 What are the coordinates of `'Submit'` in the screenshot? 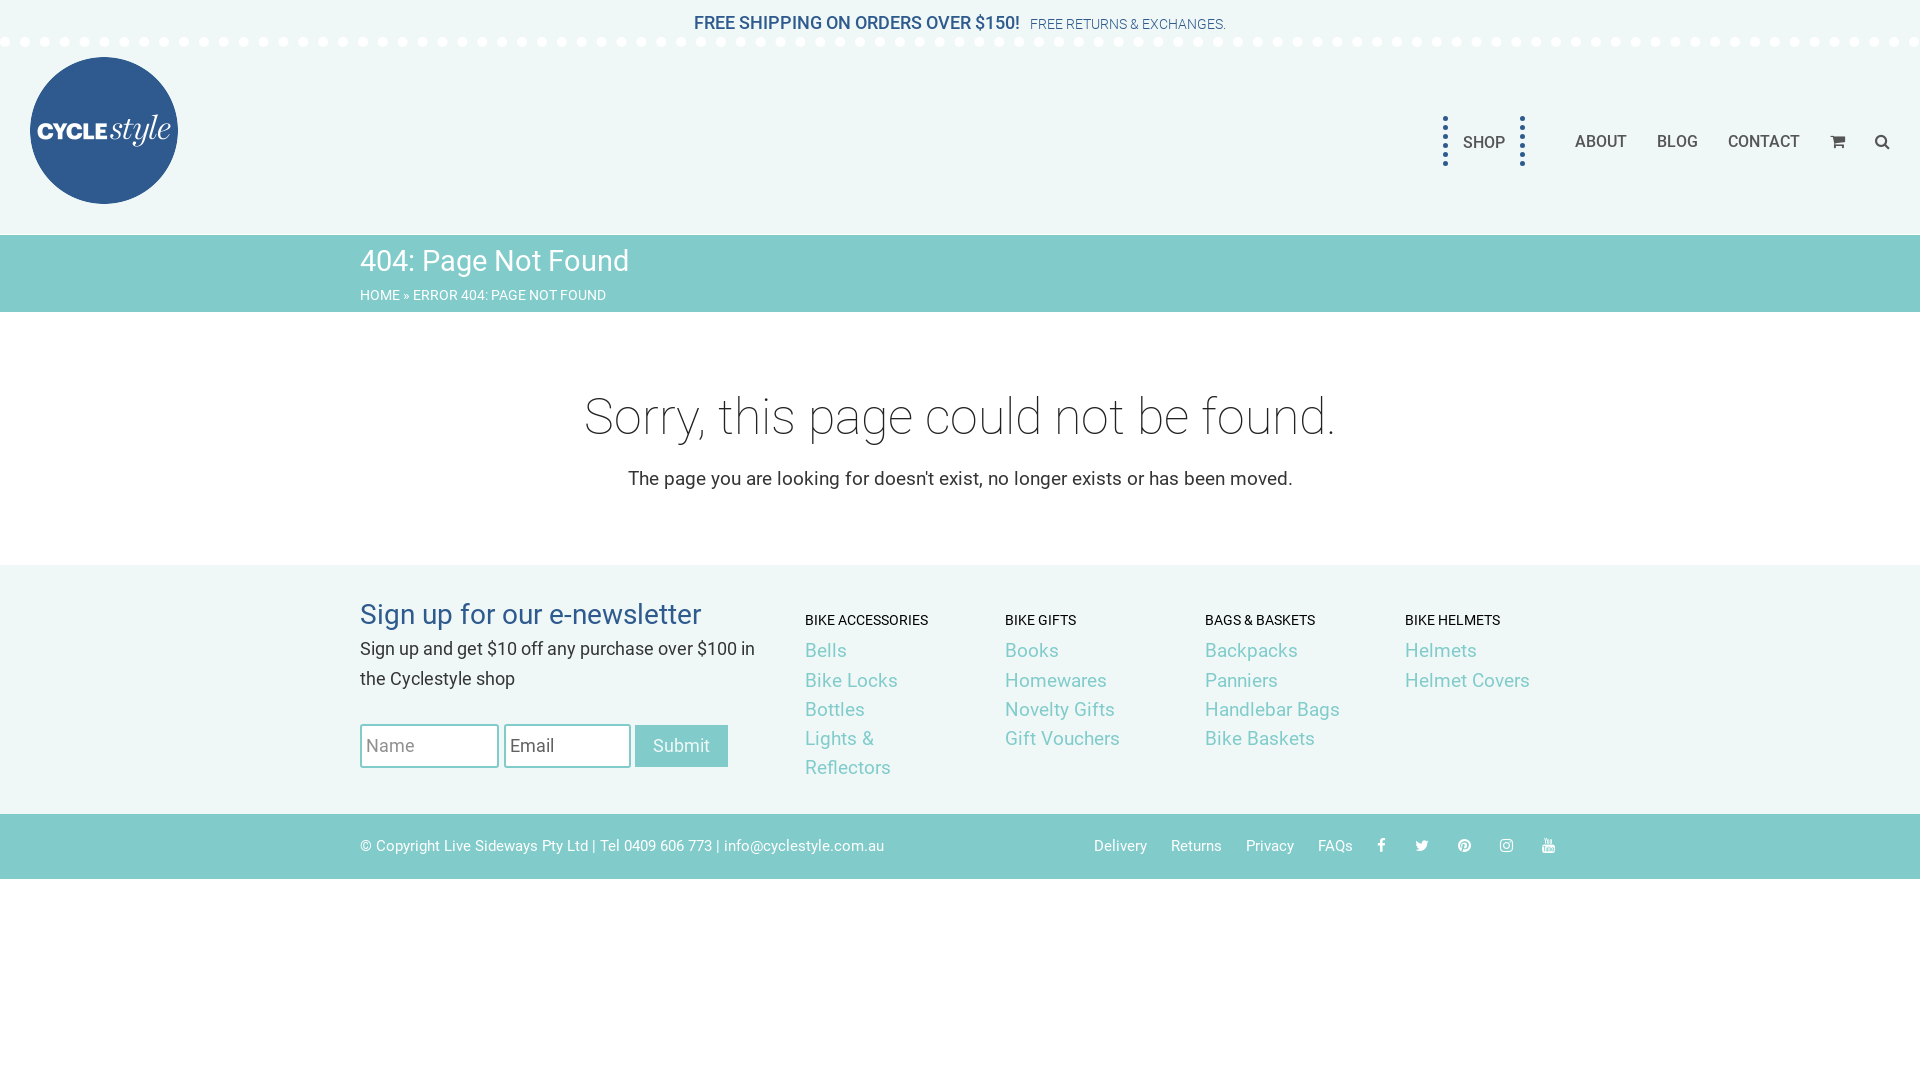 It's located at (681, 745).